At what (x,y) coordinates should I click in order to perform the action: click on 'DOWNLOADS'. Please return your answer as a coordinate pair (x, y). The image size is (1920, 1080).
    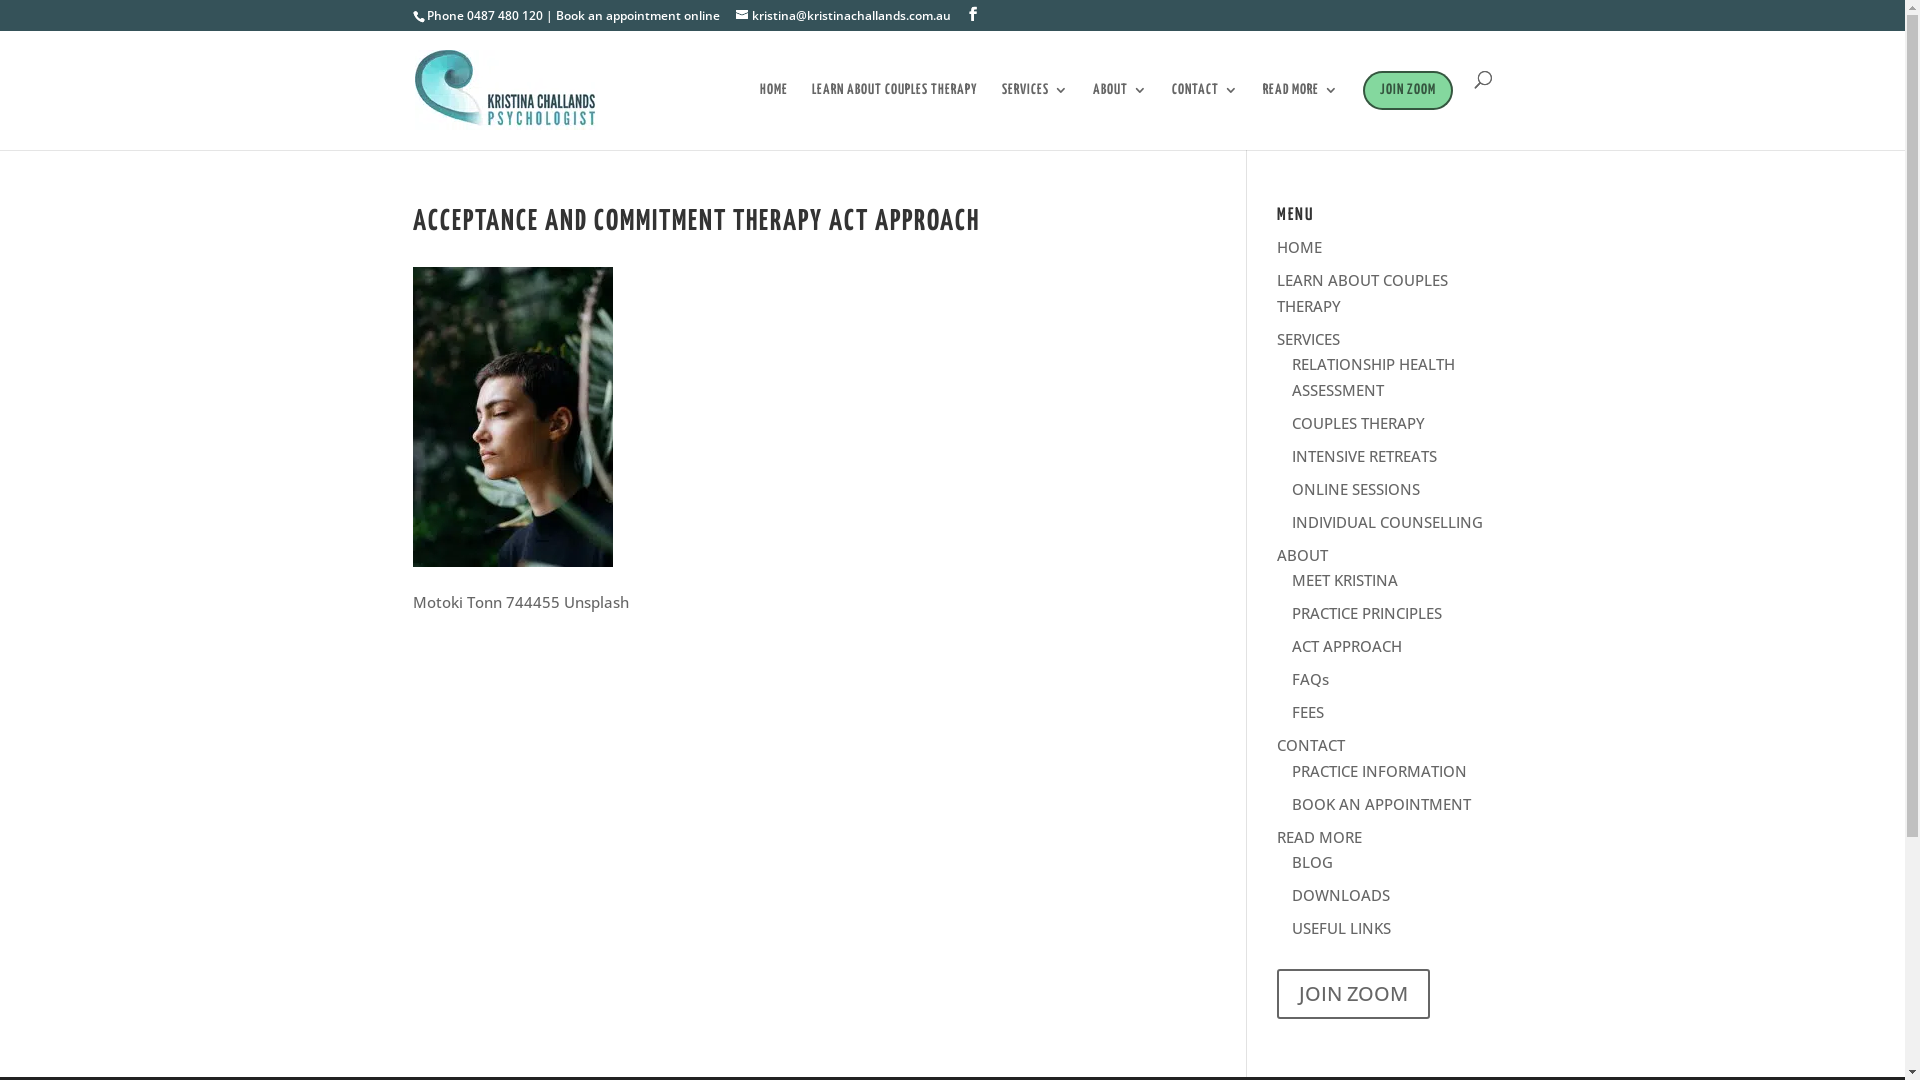
    Looking at the image, I should click on (1340, 893).